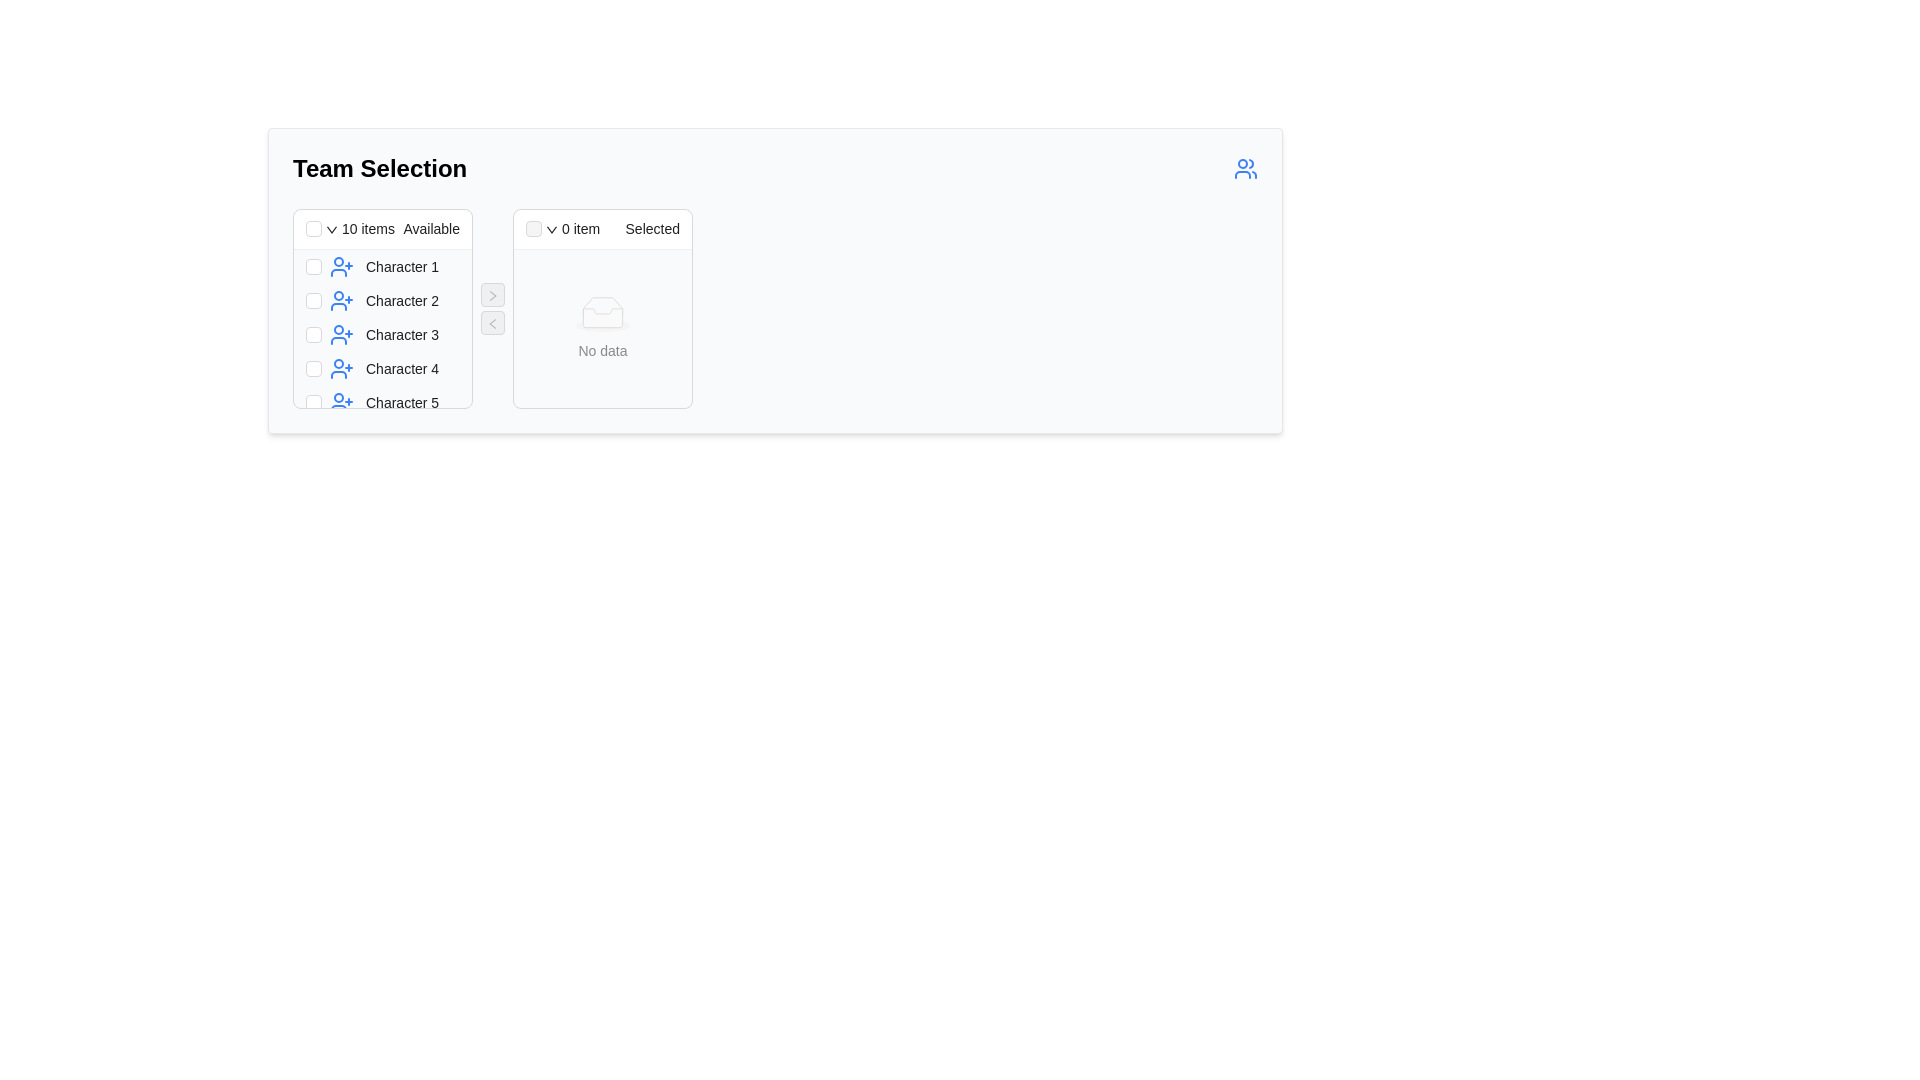  What do you see at coordinates (394, 402) in the screenshot?
I see `to select the list item displaying 'Character 5' with a user icon and a plus sign, styled in blue, located in the left-hand panel of the interface` at bounding box center [394, 402].